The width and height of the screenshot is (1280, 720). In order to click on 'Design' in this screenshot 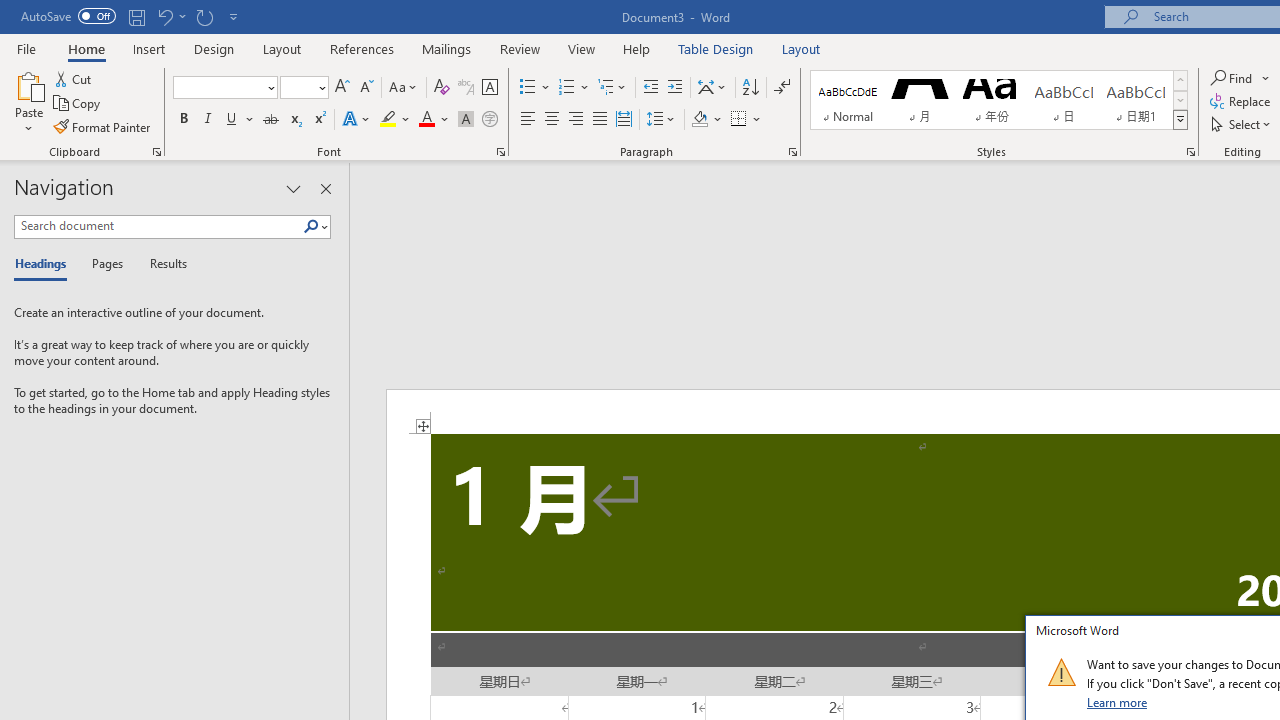, I will do `click(214, 48)`.